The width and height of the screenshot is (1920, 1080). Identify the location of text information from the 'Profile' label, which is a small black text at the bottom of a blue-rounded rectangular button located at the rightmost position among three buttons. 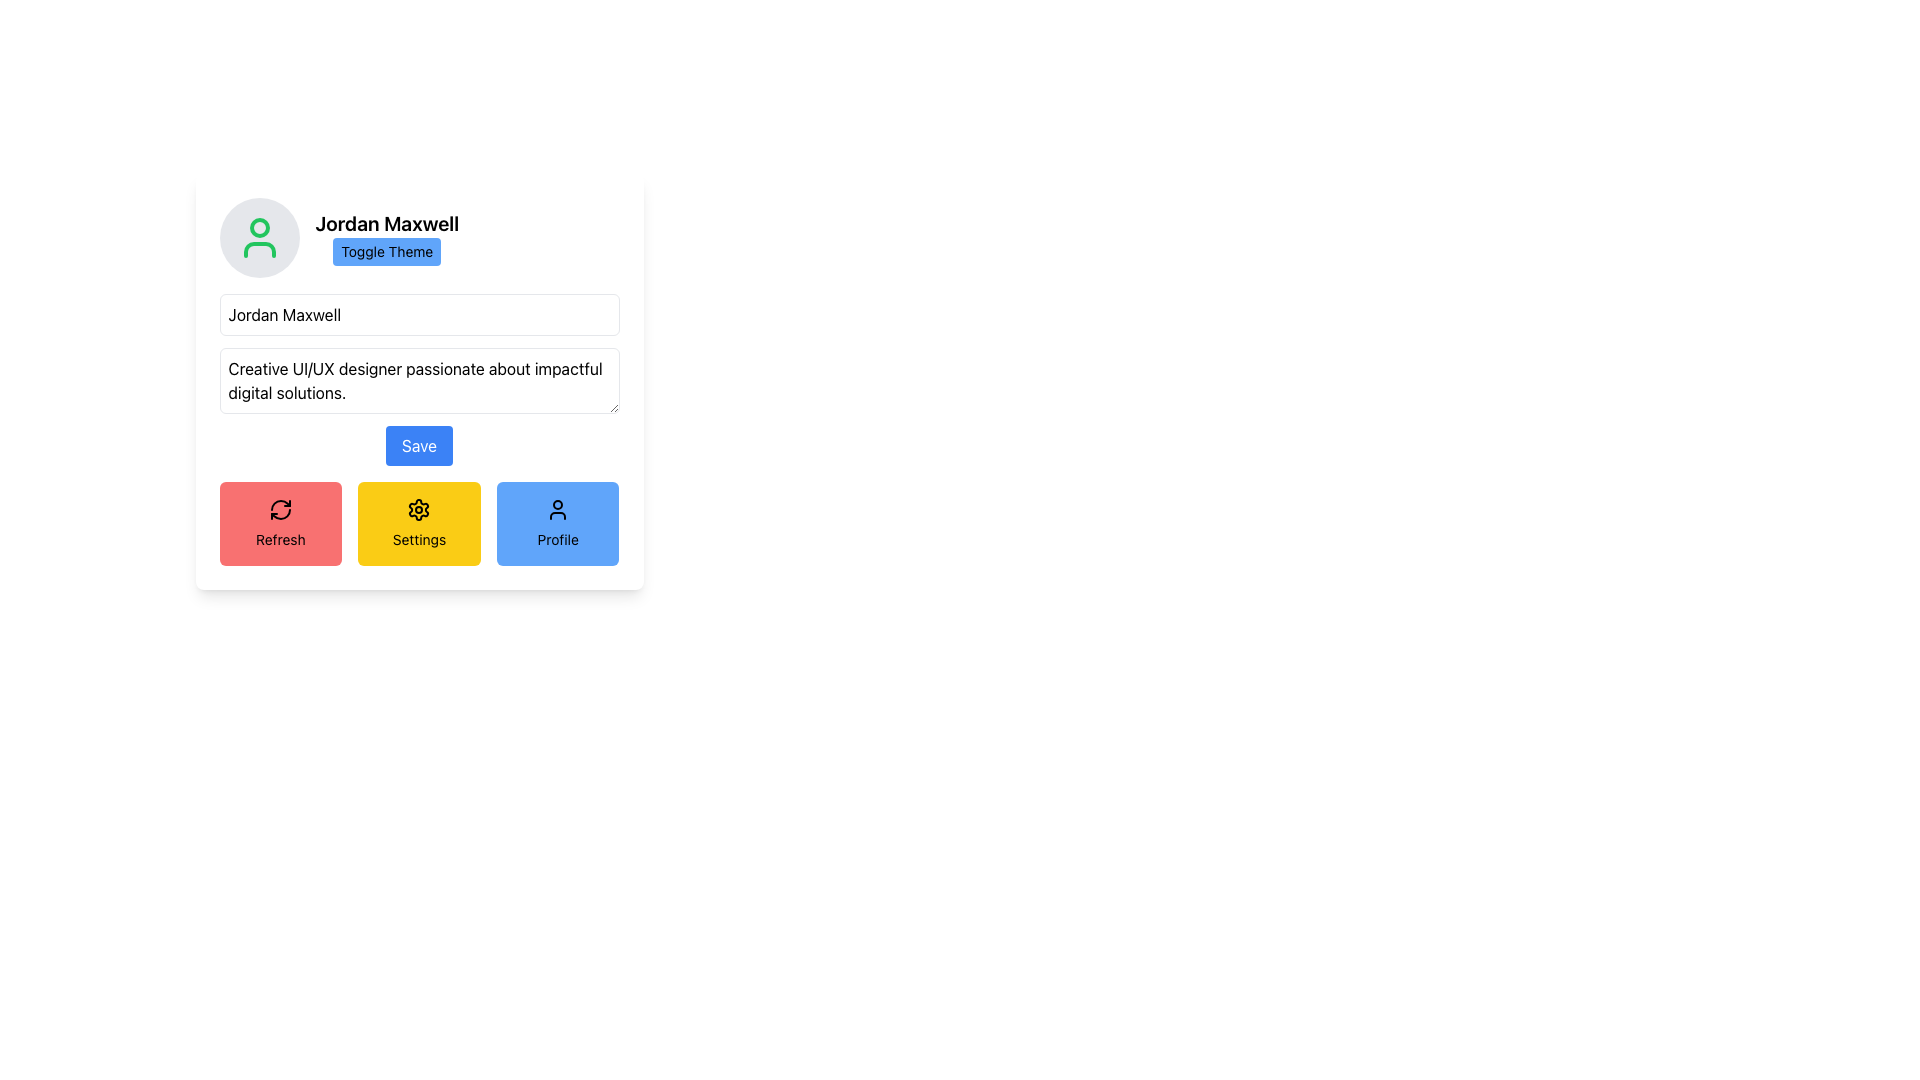
(558, 540).